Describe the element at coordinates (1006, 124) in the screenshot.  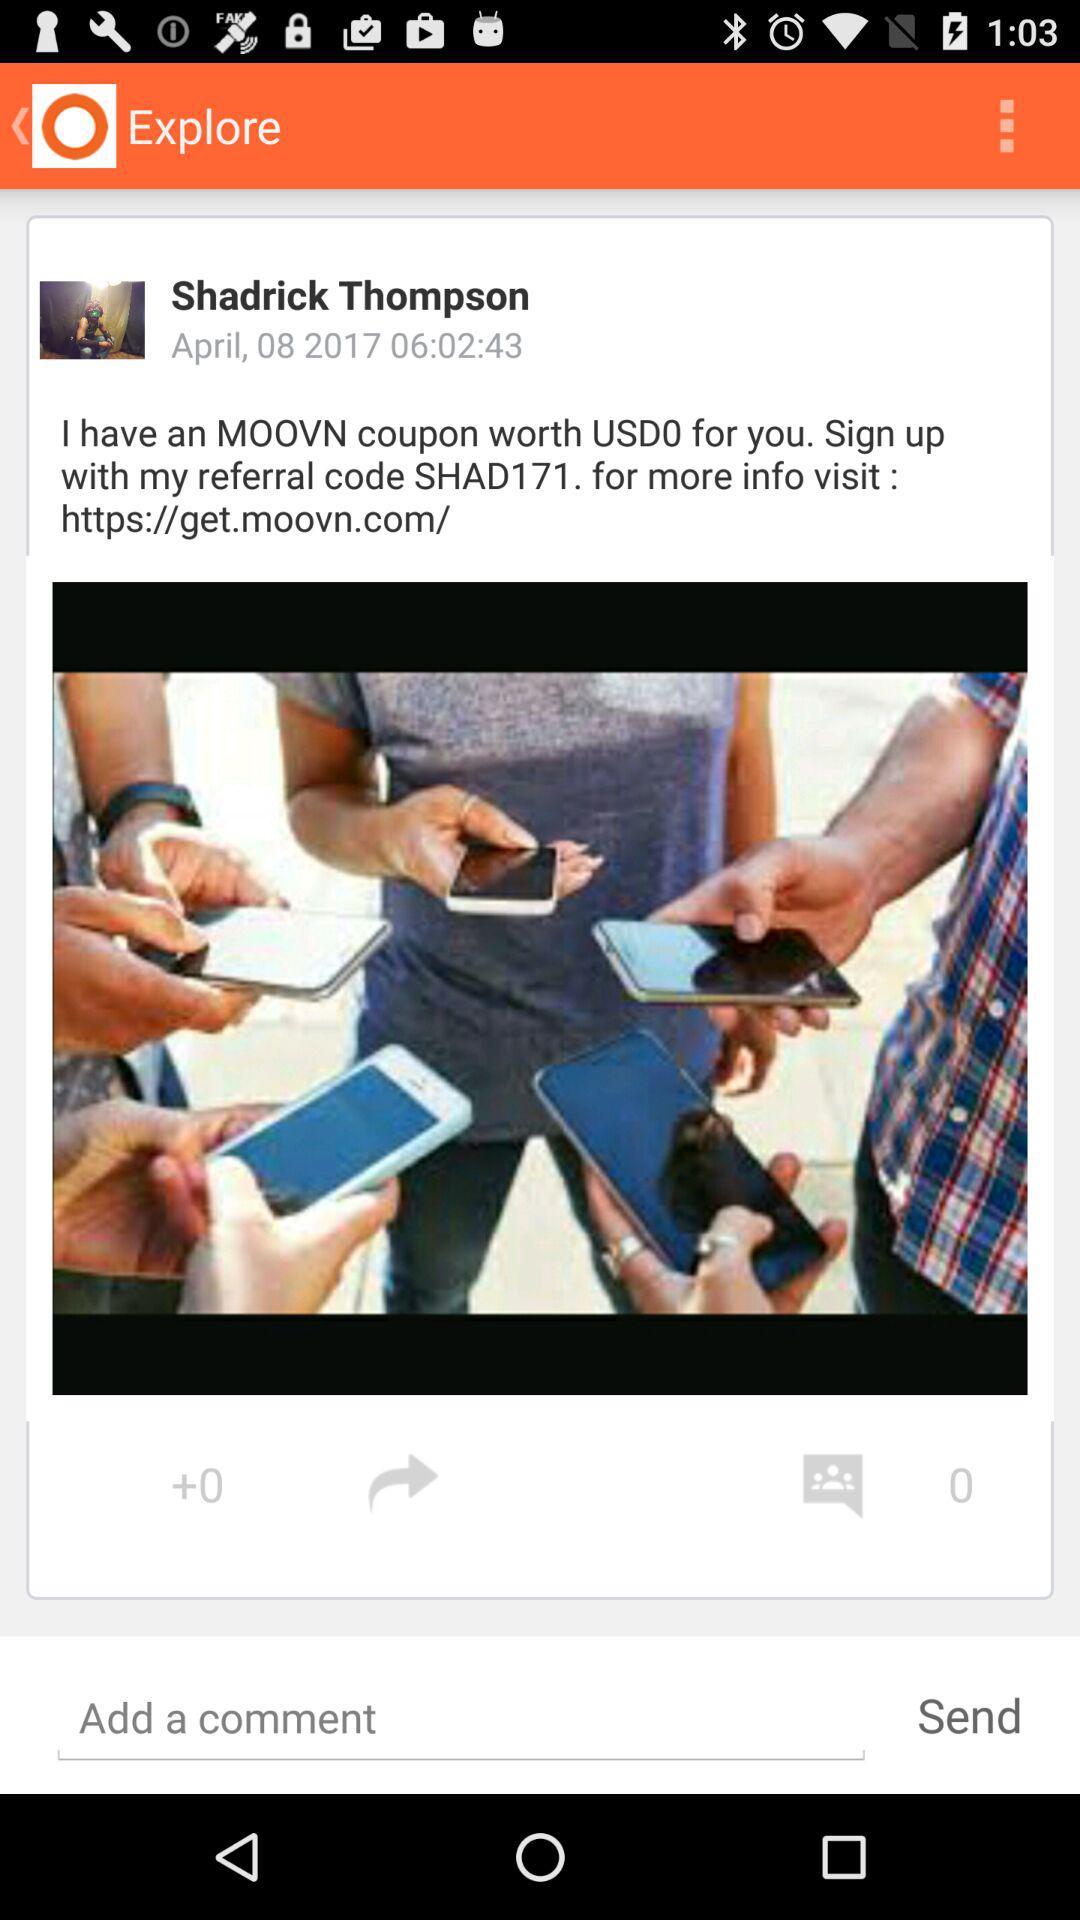
I see `item at the top right corner` at that location.